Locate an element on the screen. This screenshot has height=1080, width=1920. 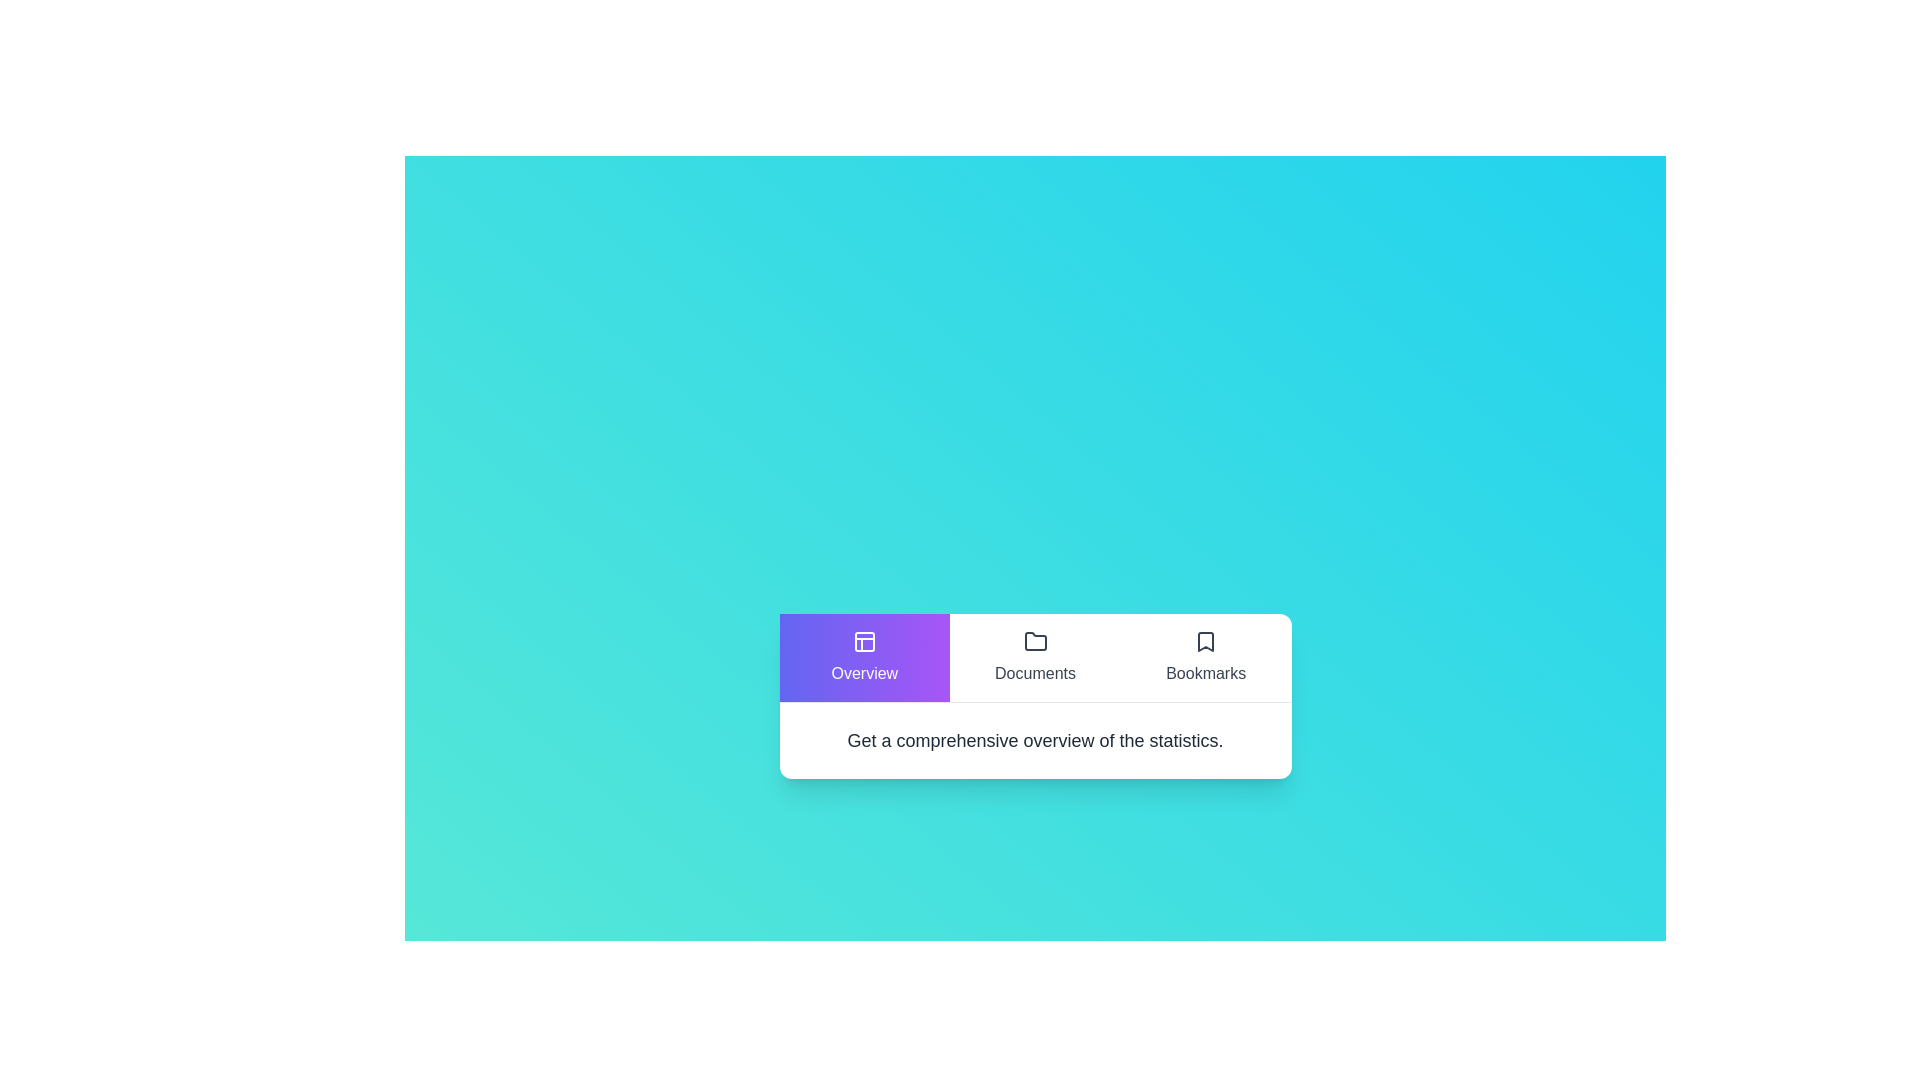
the header of the tab labeled Bookmarks to switch to that tab is located at coordinates (1205, 657).